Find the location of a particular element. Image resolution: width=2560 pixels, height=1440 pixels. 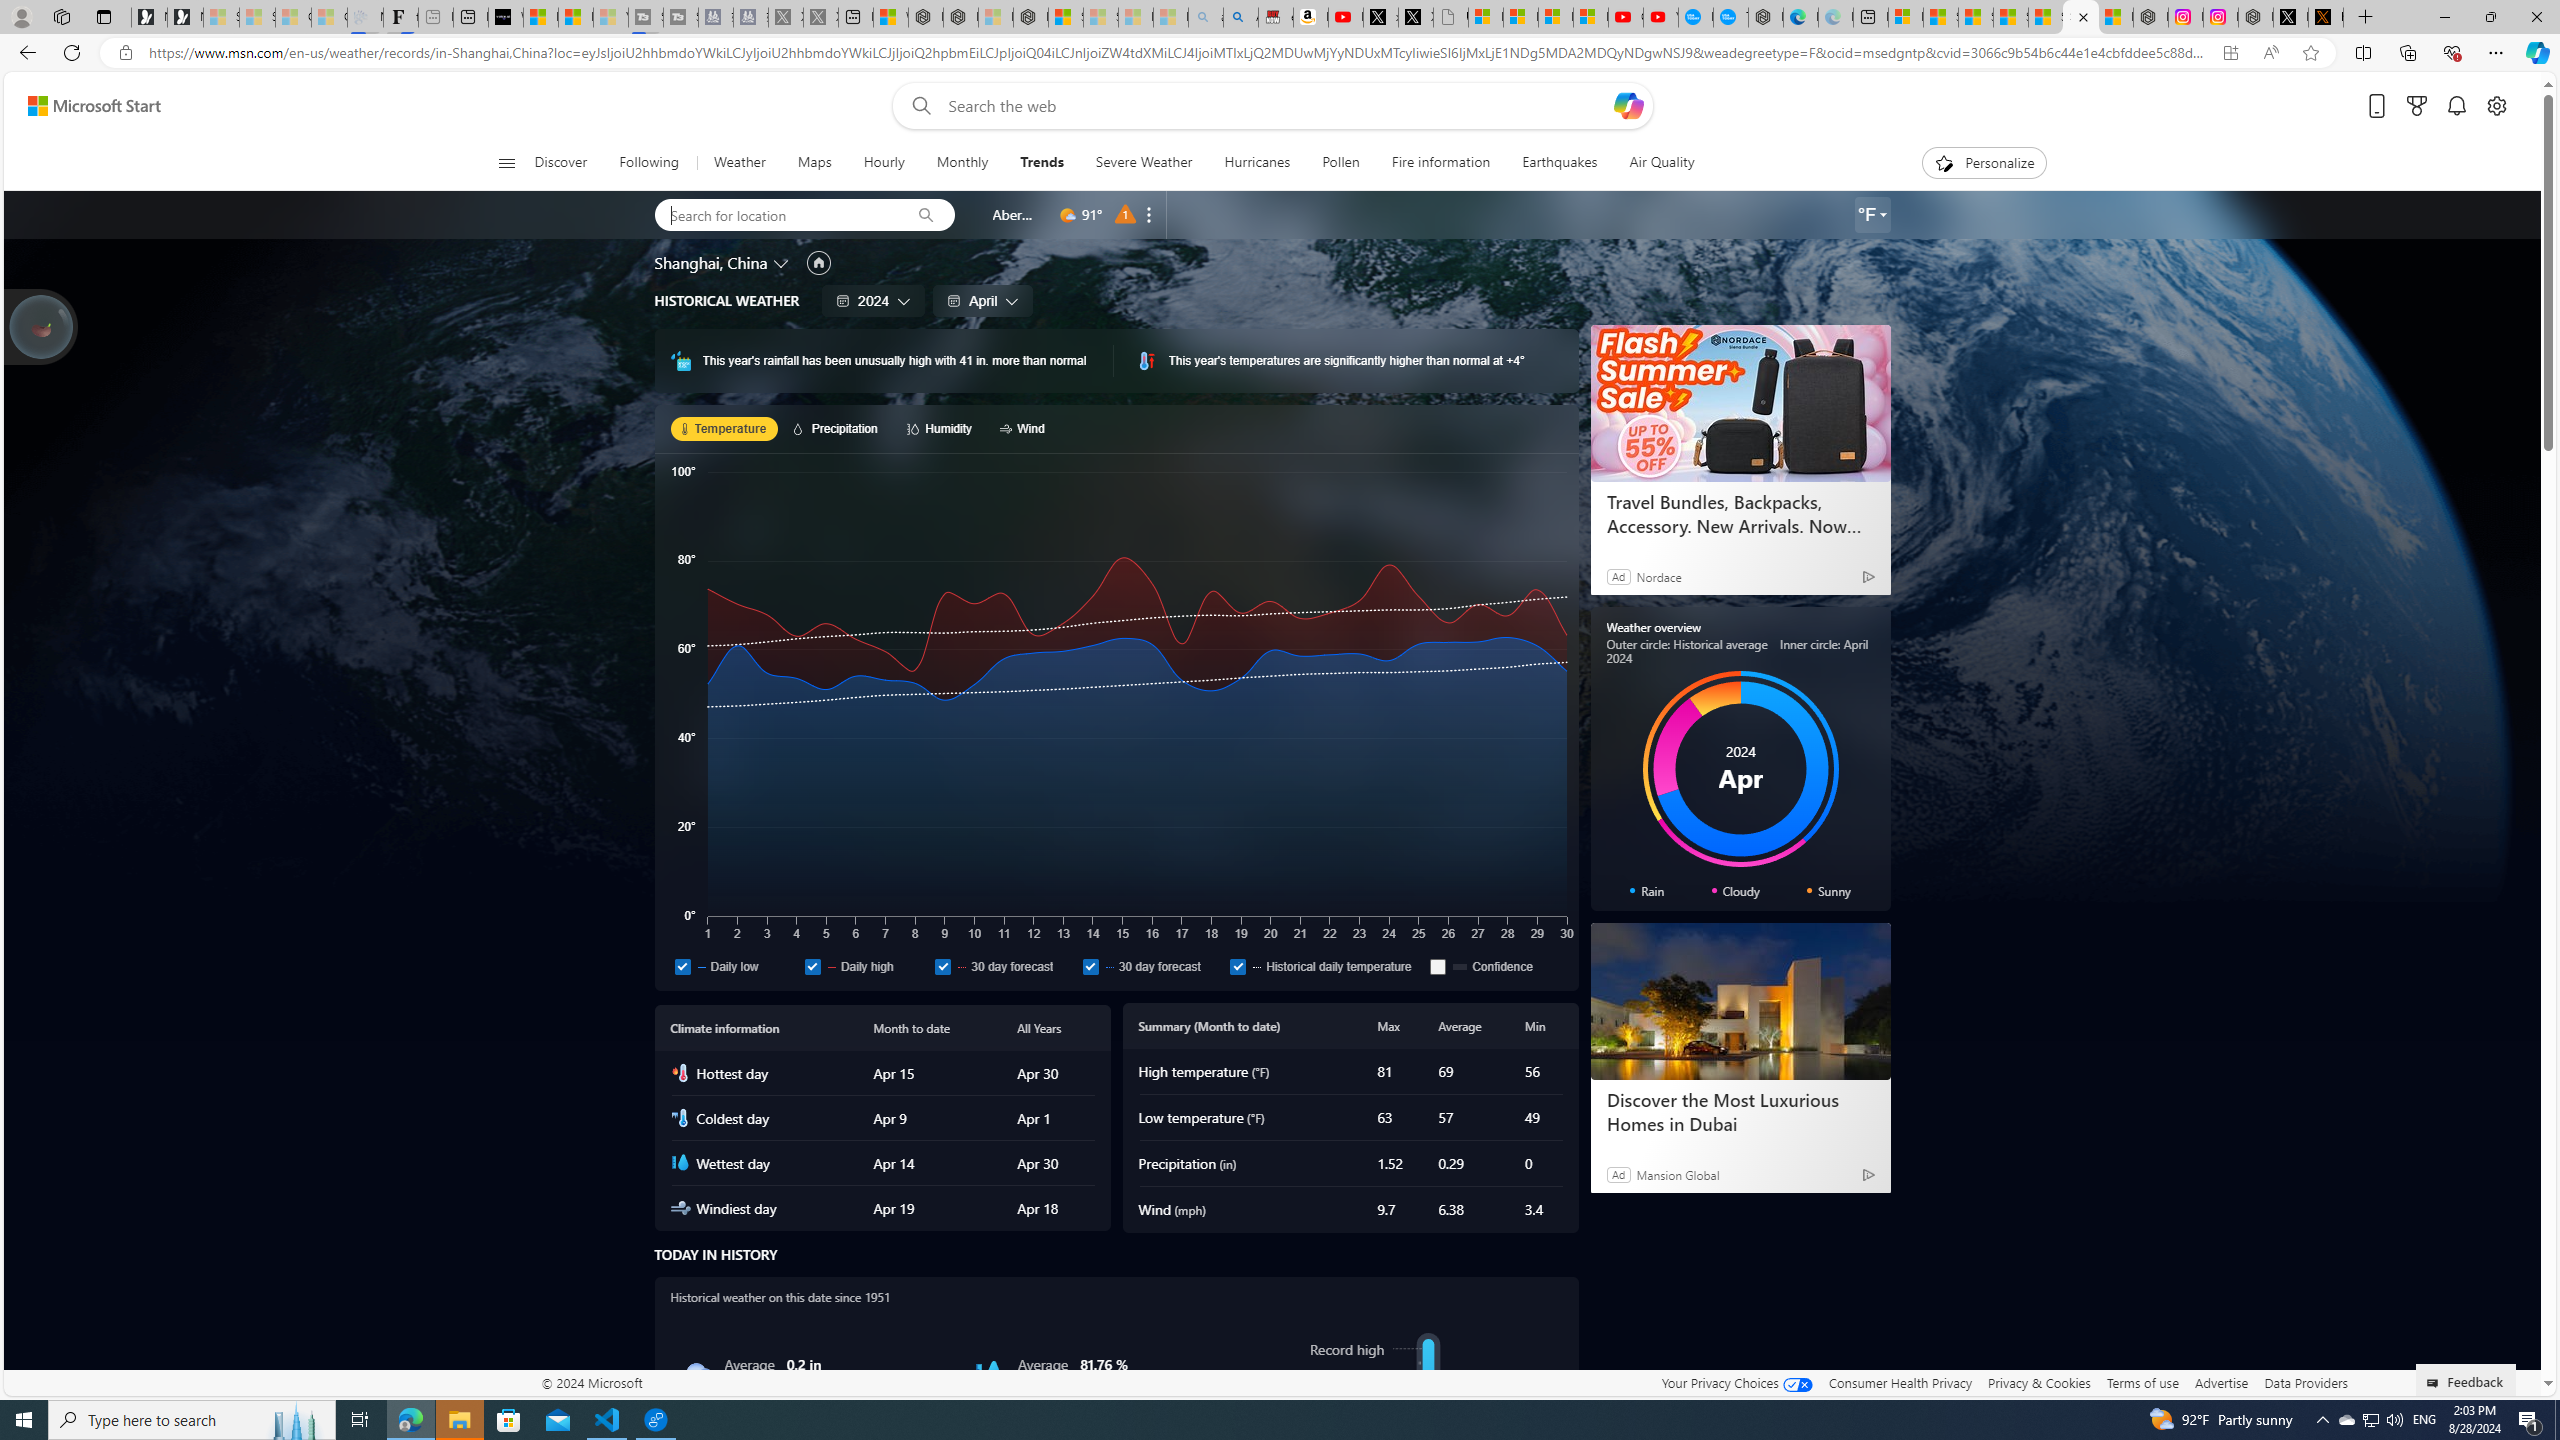

'Amazon Echo Dot PNG - Search Images' is located at coordinates (1240, 16).